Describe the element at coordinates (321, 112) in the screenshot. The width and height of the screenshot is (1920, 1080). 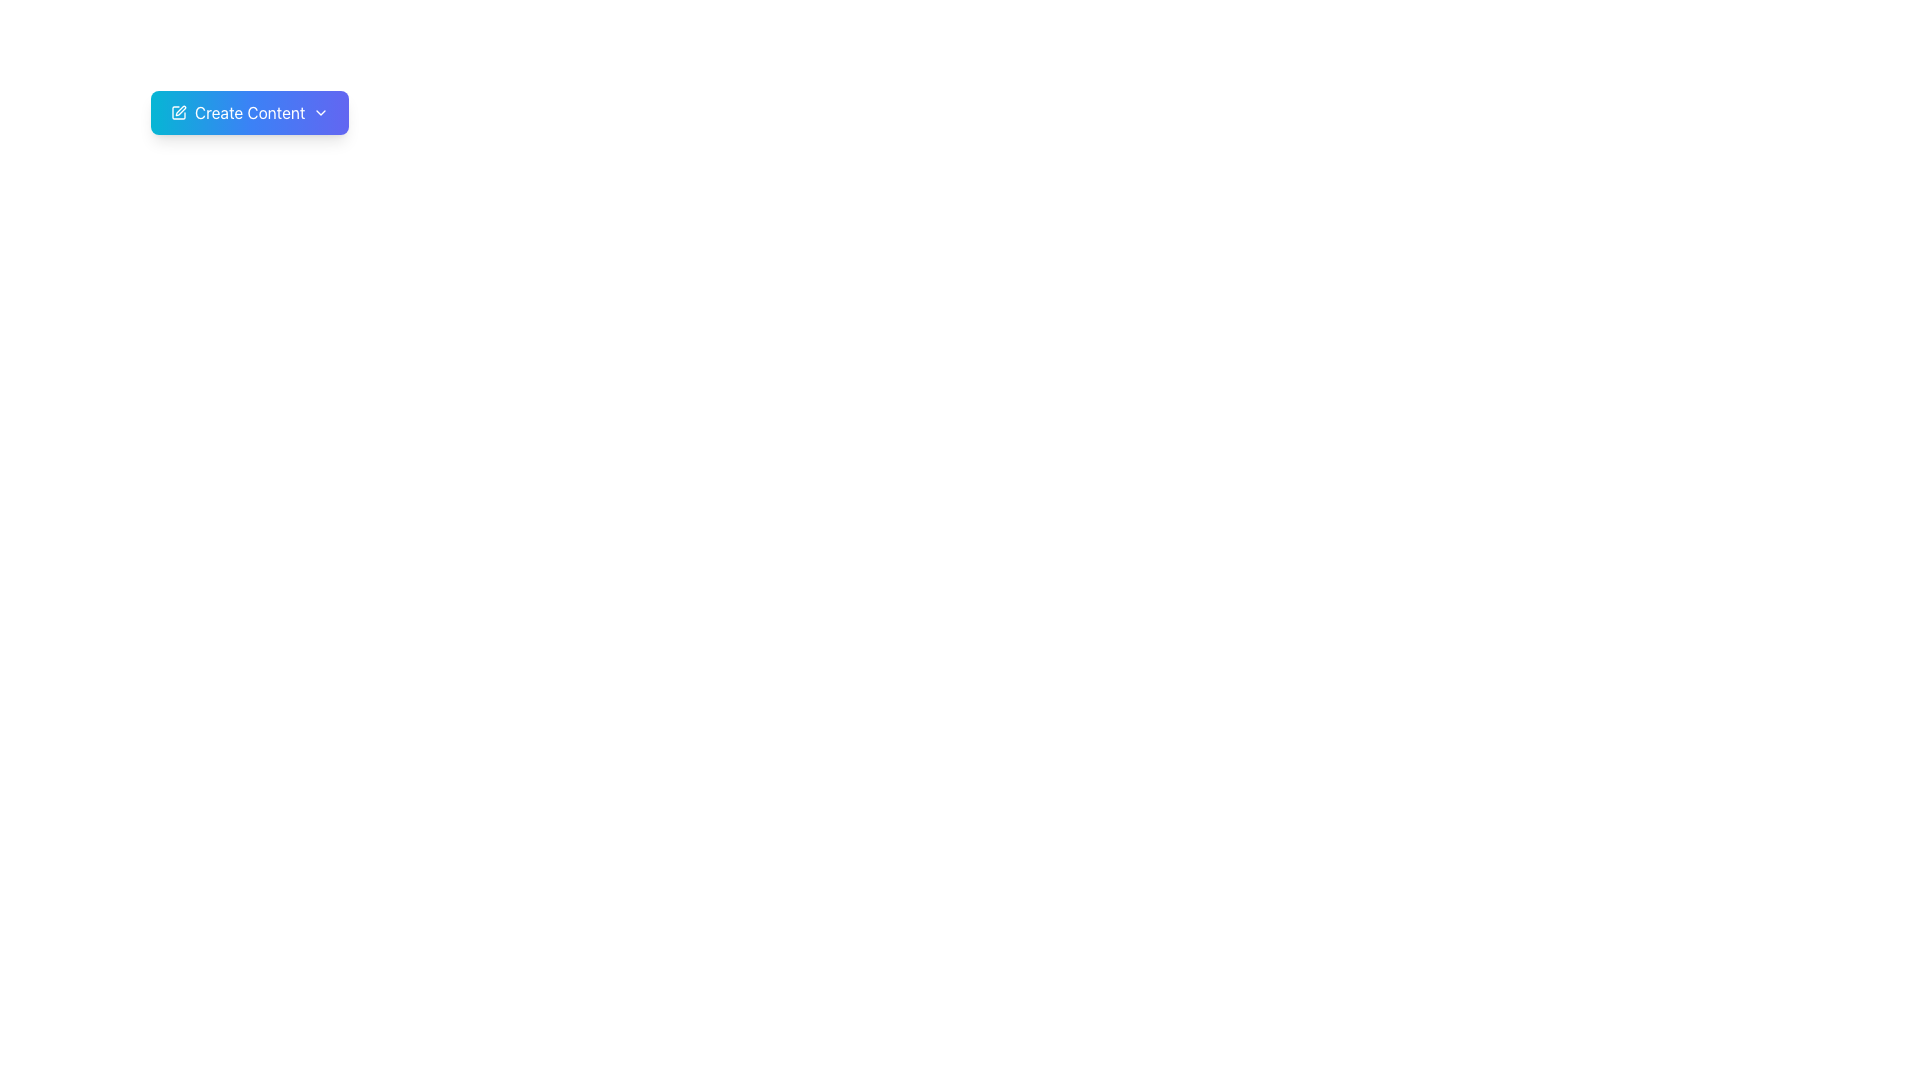
I see `the chevron icon located to the far right of the 'Create Content' button` at that location.